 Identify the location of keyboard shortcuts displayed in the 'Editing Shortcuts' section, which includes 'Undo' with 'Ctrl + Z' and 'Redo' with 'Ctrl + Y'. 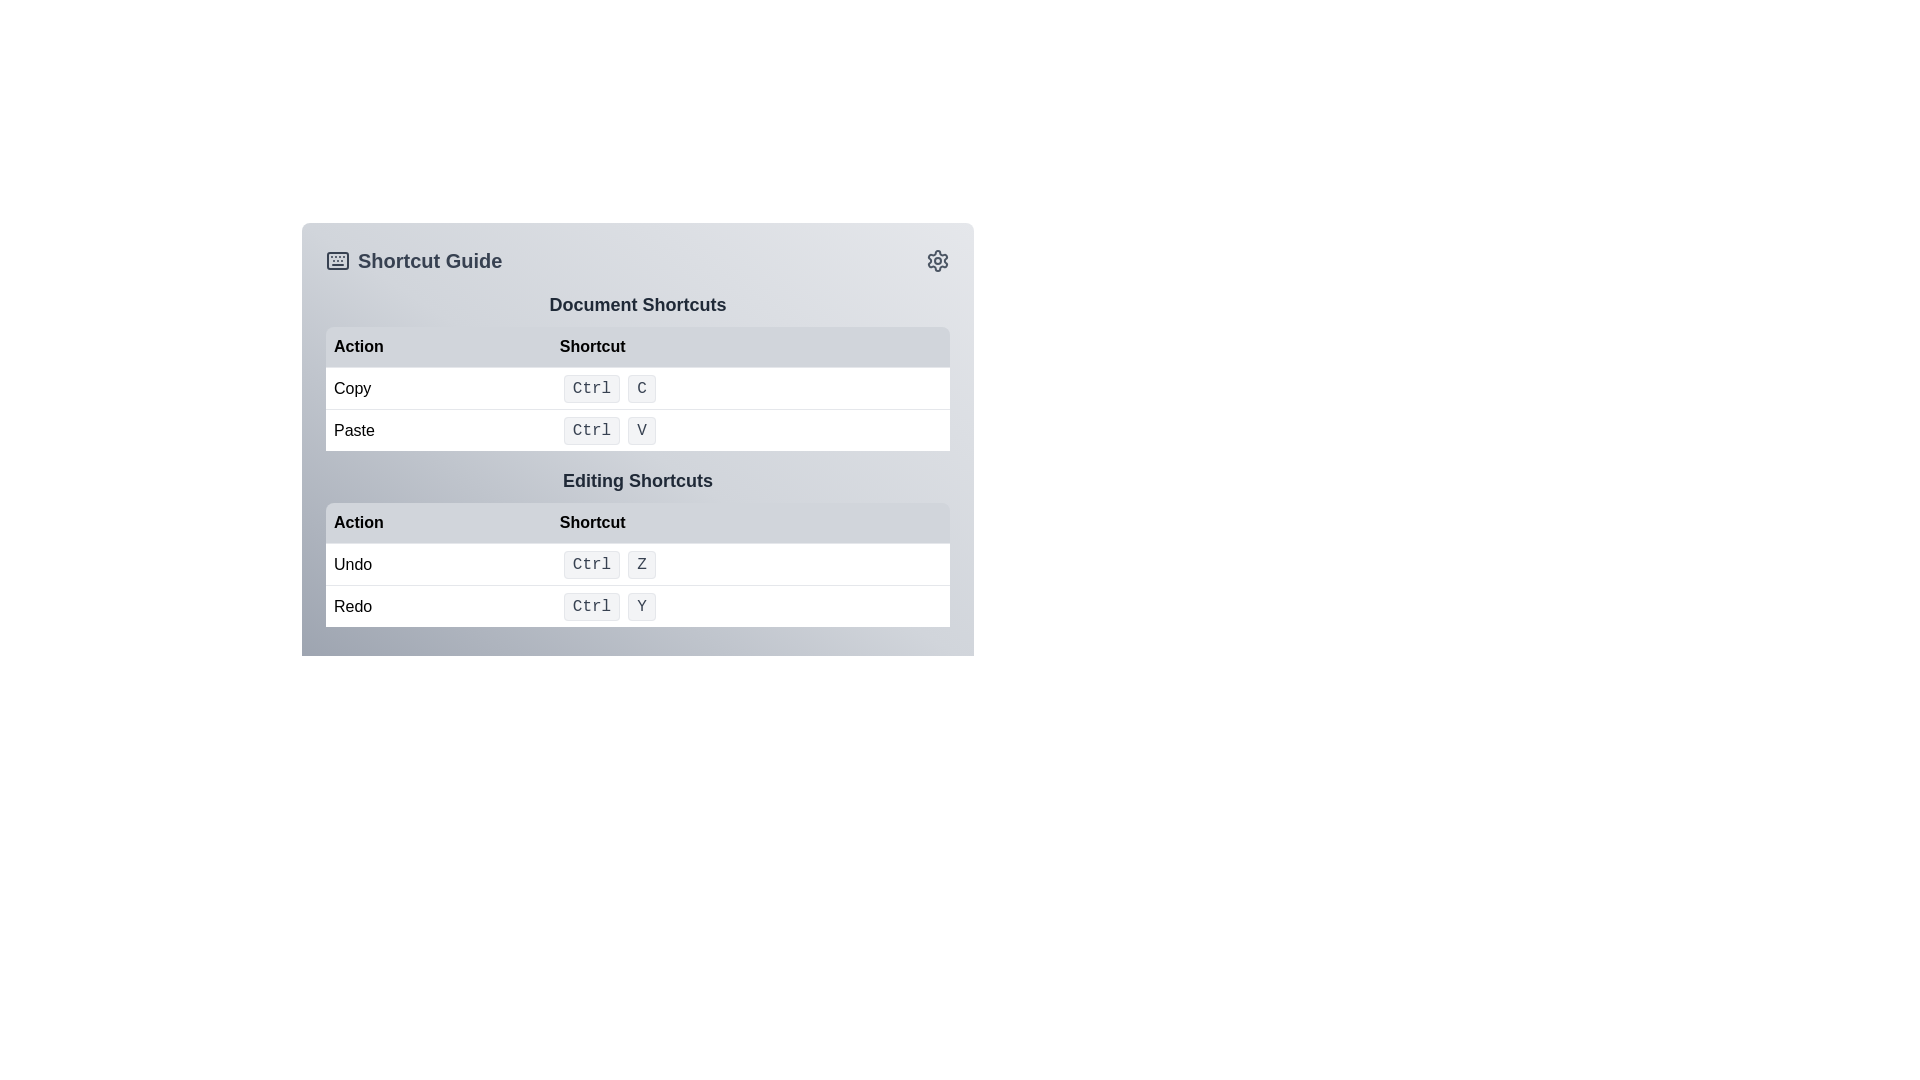
(637, 547).